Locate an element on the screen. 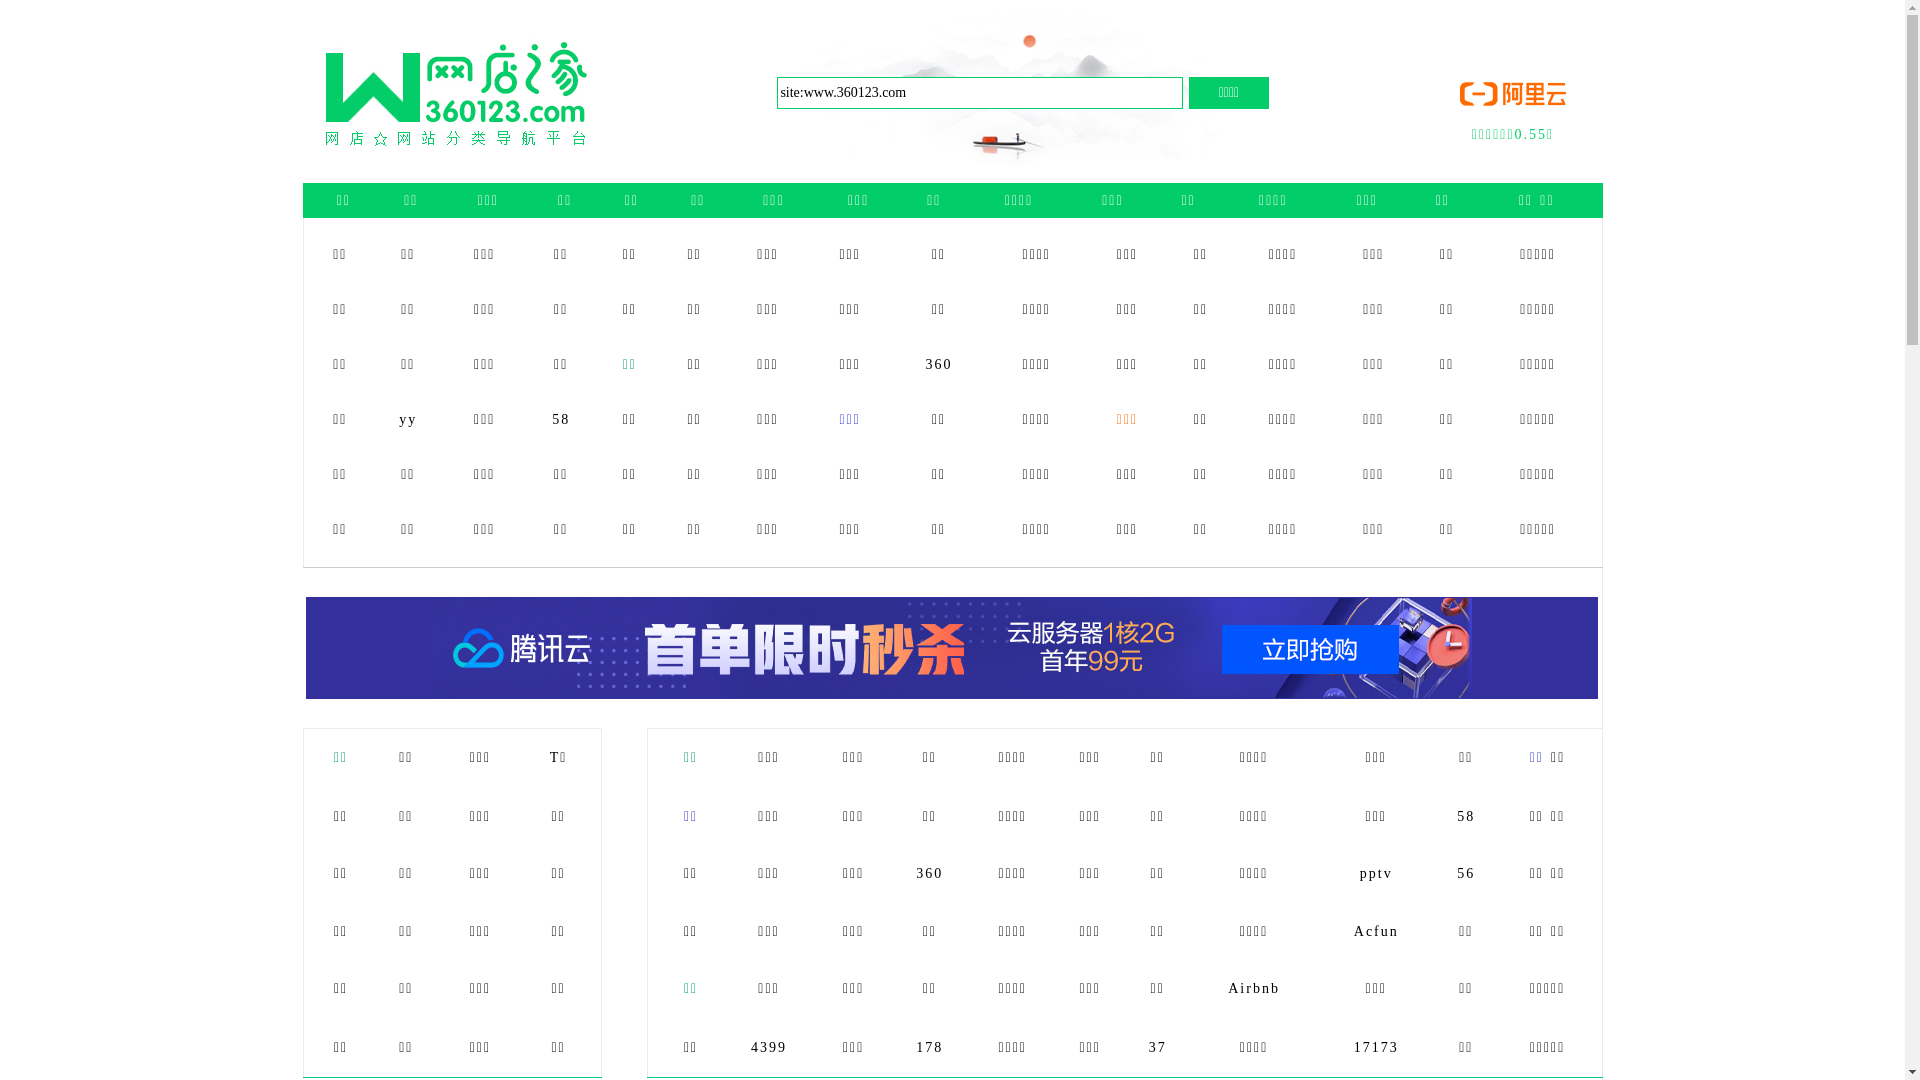 Image resolution: width=1920 pixels, height=1080 pixels. 'yy' is located at coordinates (407, 418).